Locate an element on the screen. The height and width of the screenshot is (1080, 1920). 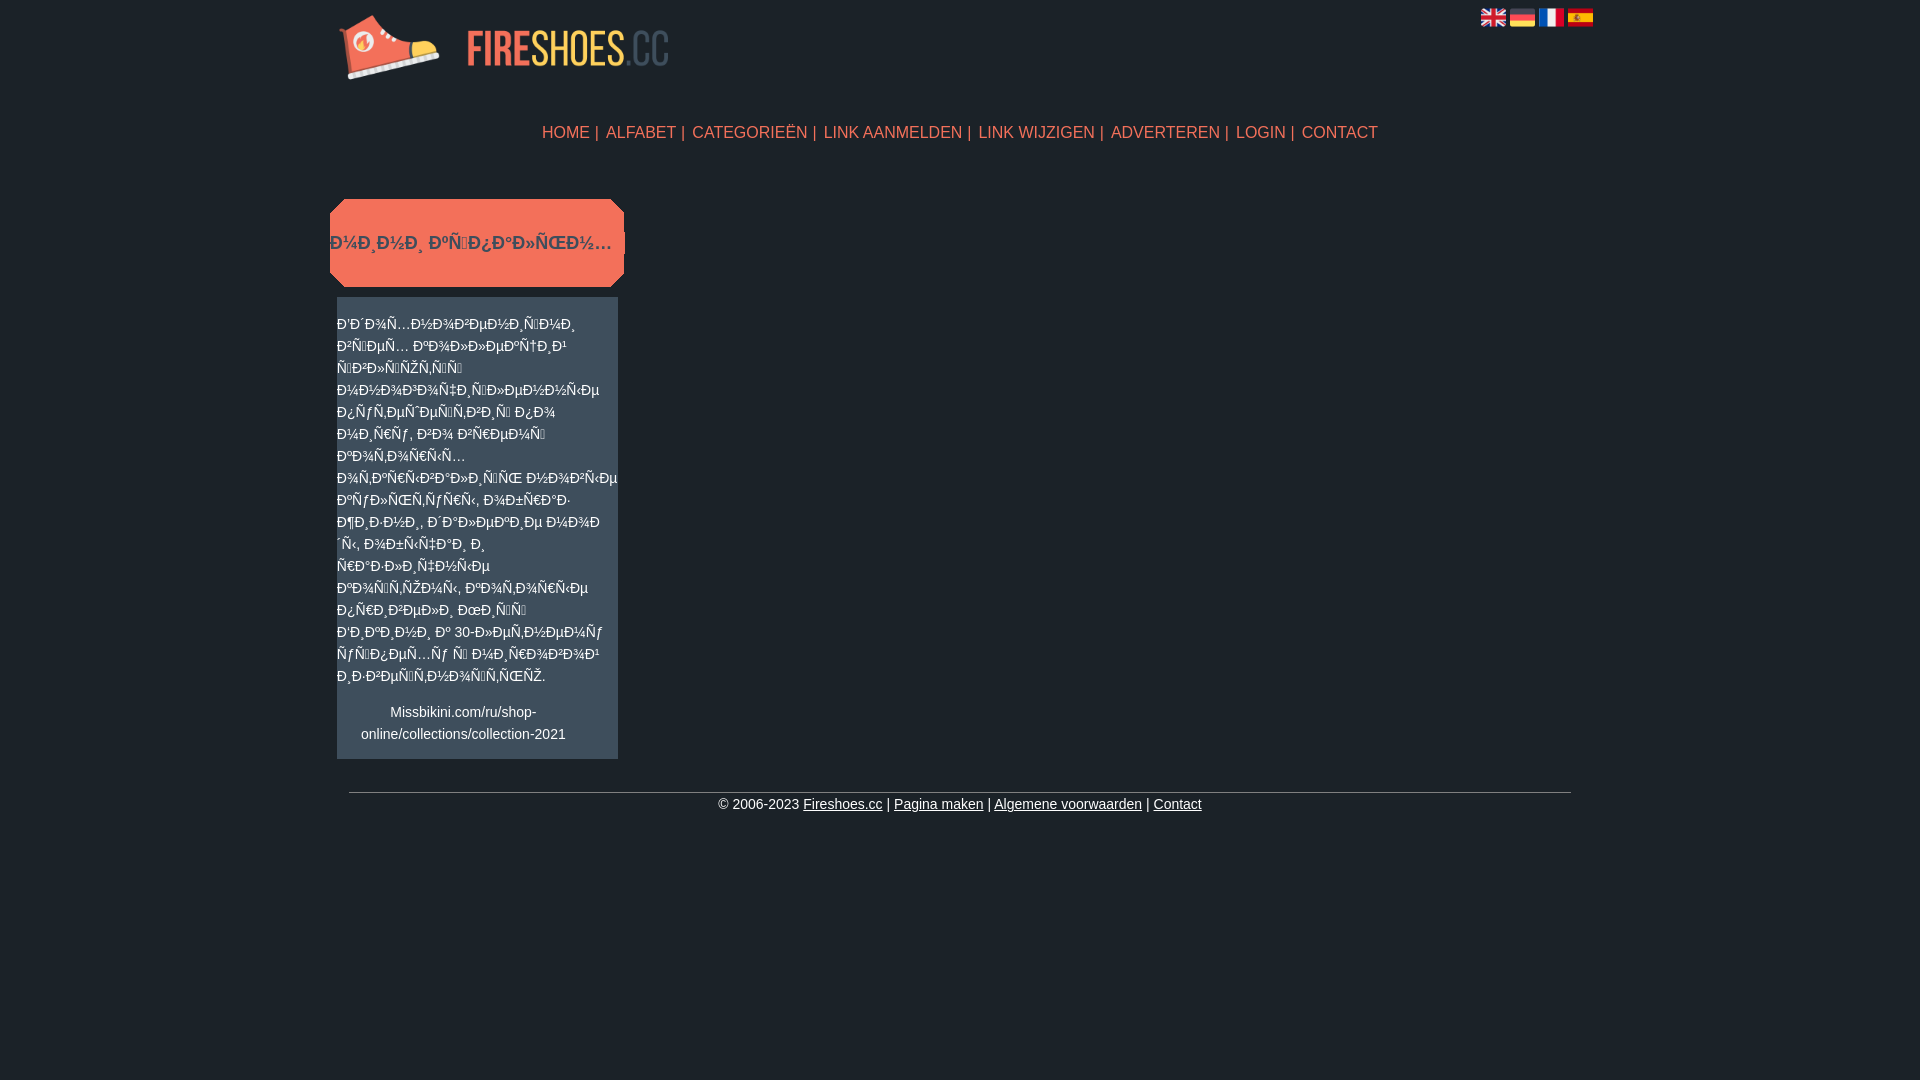
'LOGIN' is located at coordinates (1264, 132).